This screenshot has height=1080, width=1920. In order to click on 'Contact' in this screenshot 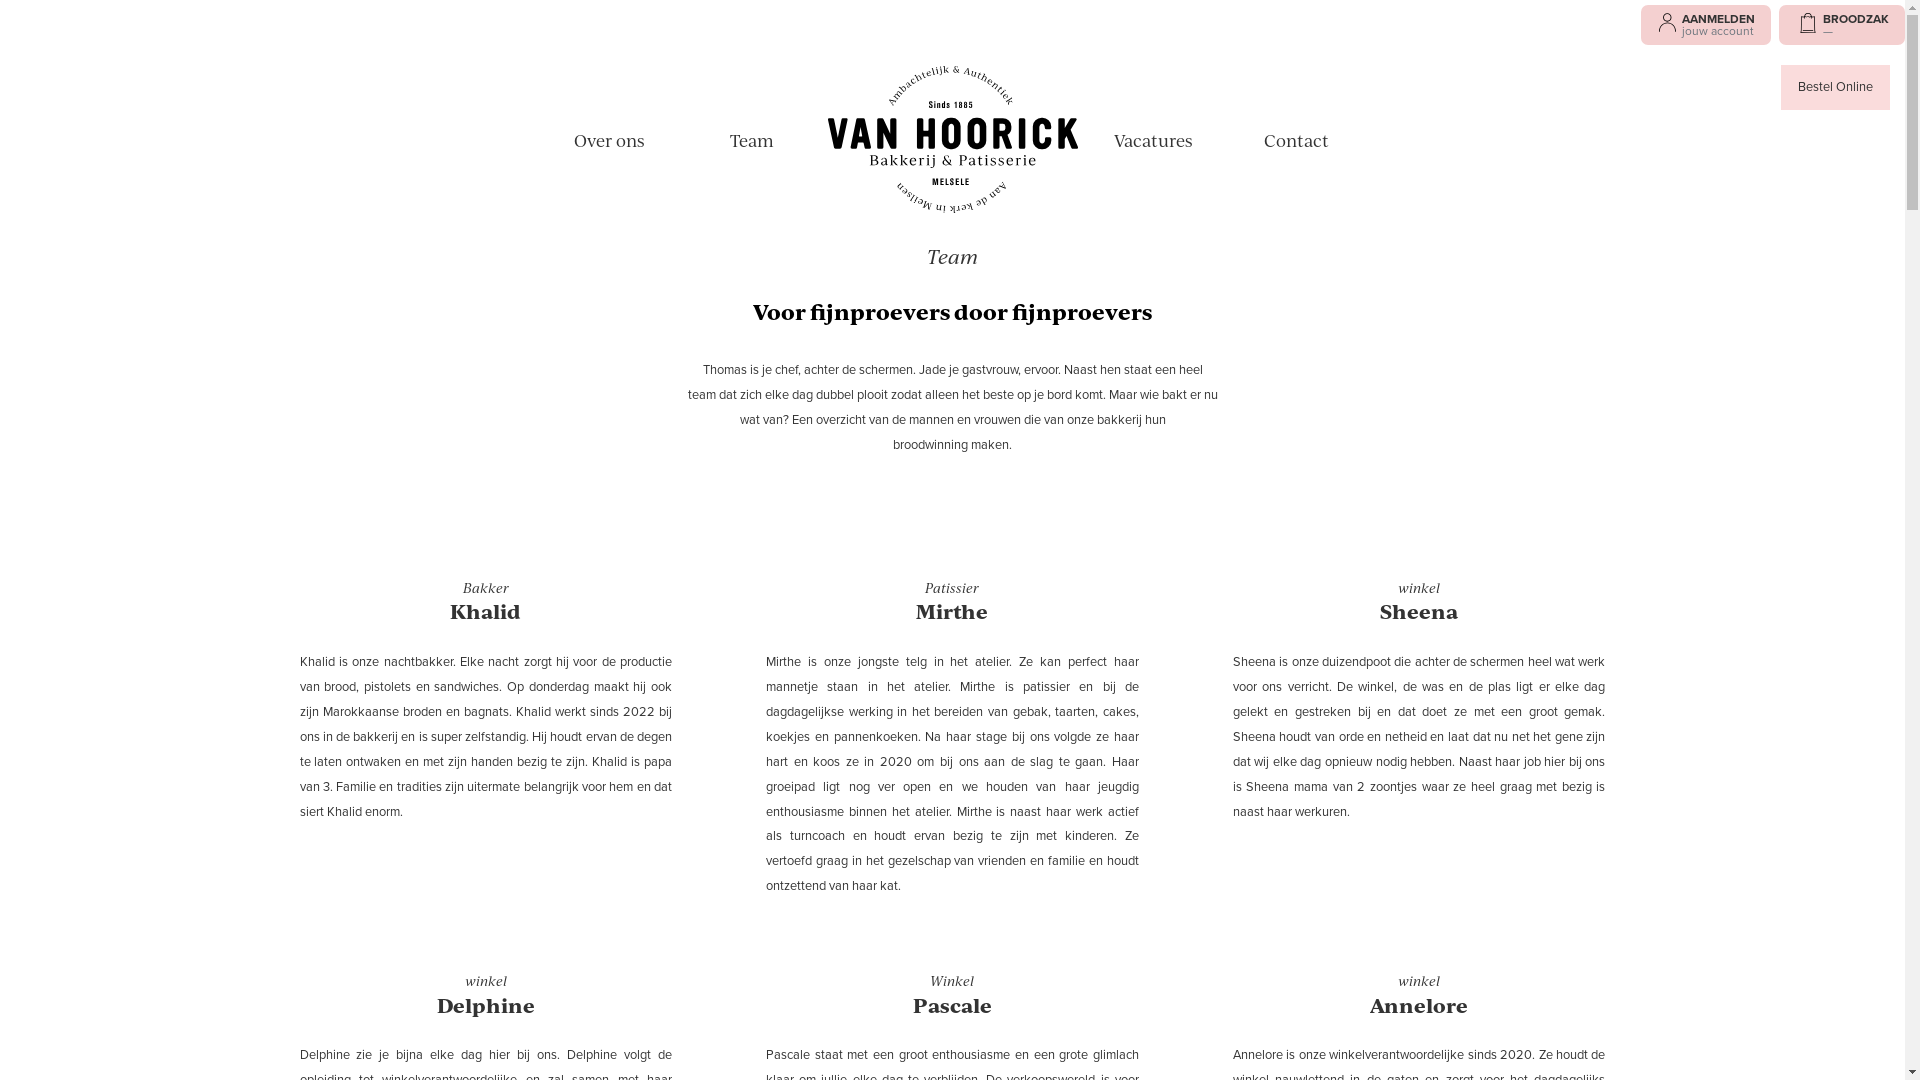, I will do `click(1295, 138)`.